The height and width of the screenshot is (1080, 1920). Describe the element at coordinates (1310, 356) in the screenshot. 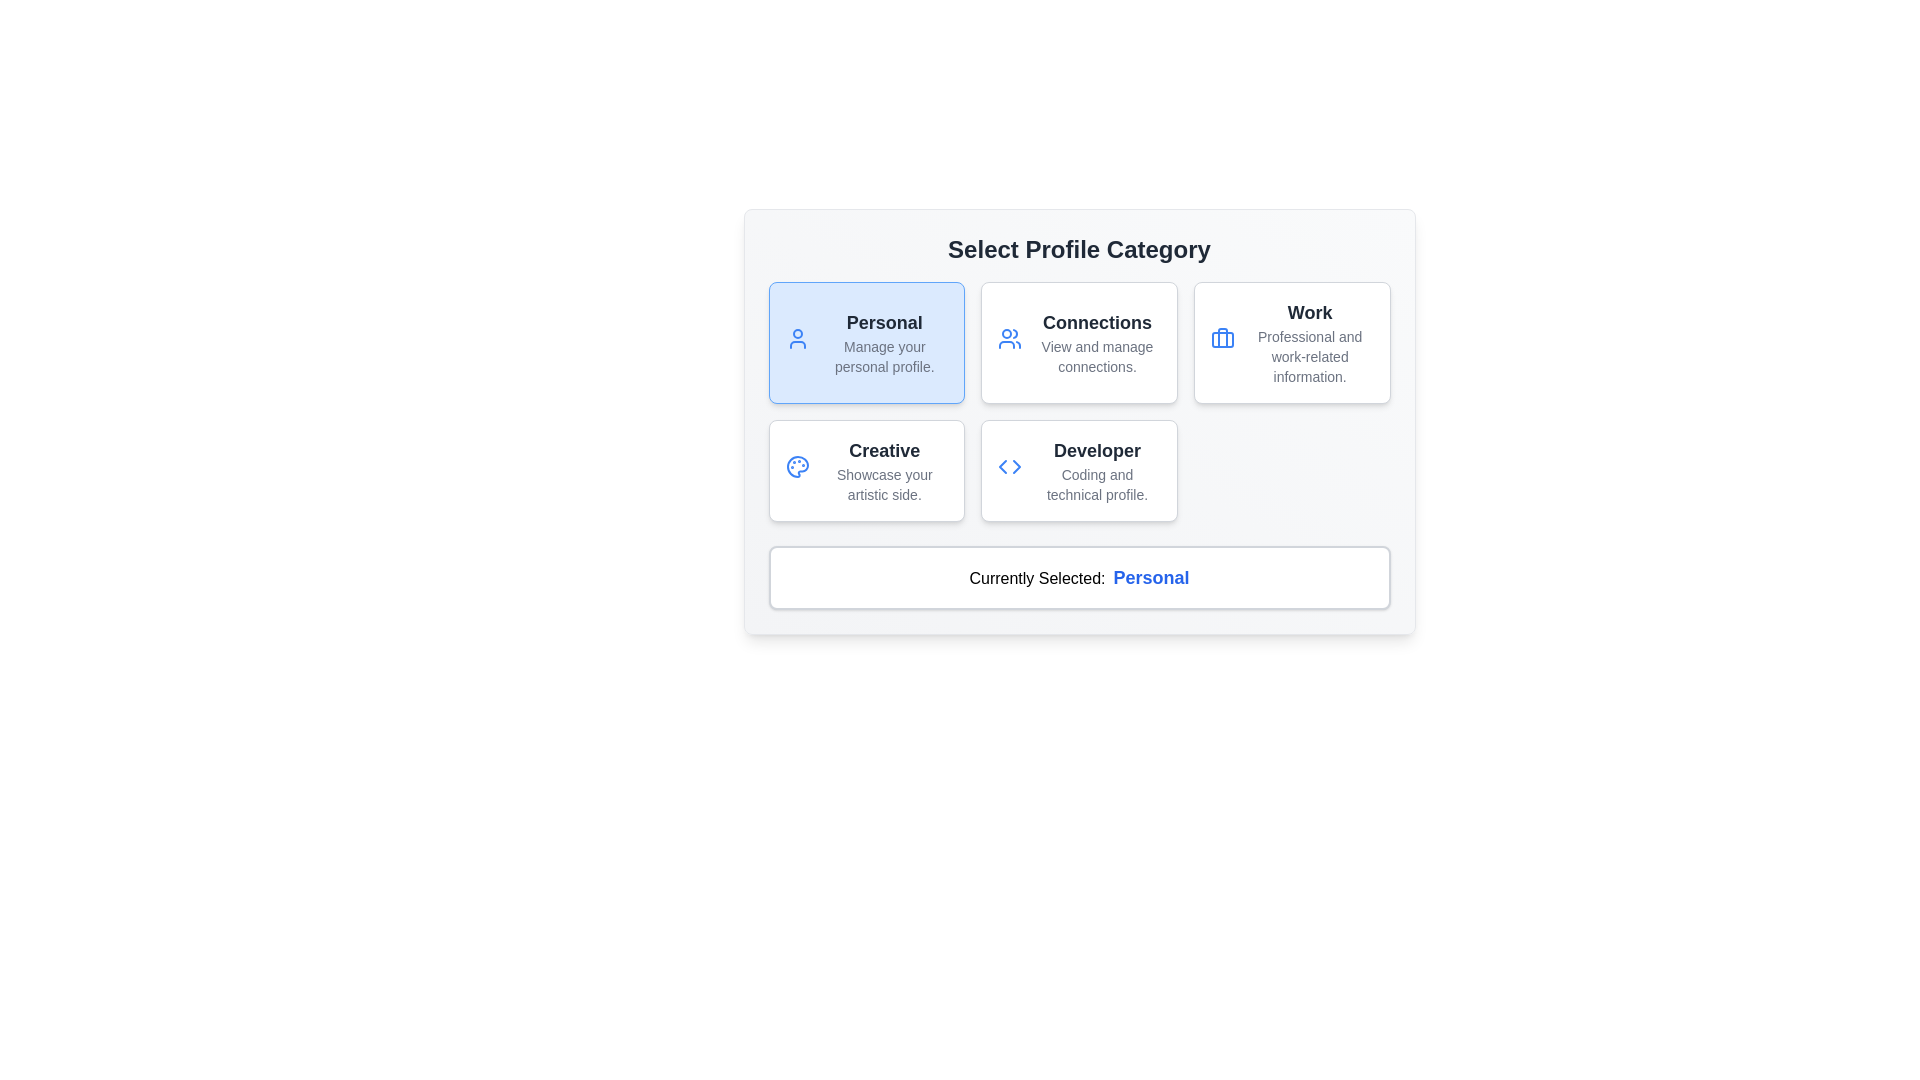

I see `the informational text located below the 'Work' header within the third card in the top-right corner of the layout` at that location.